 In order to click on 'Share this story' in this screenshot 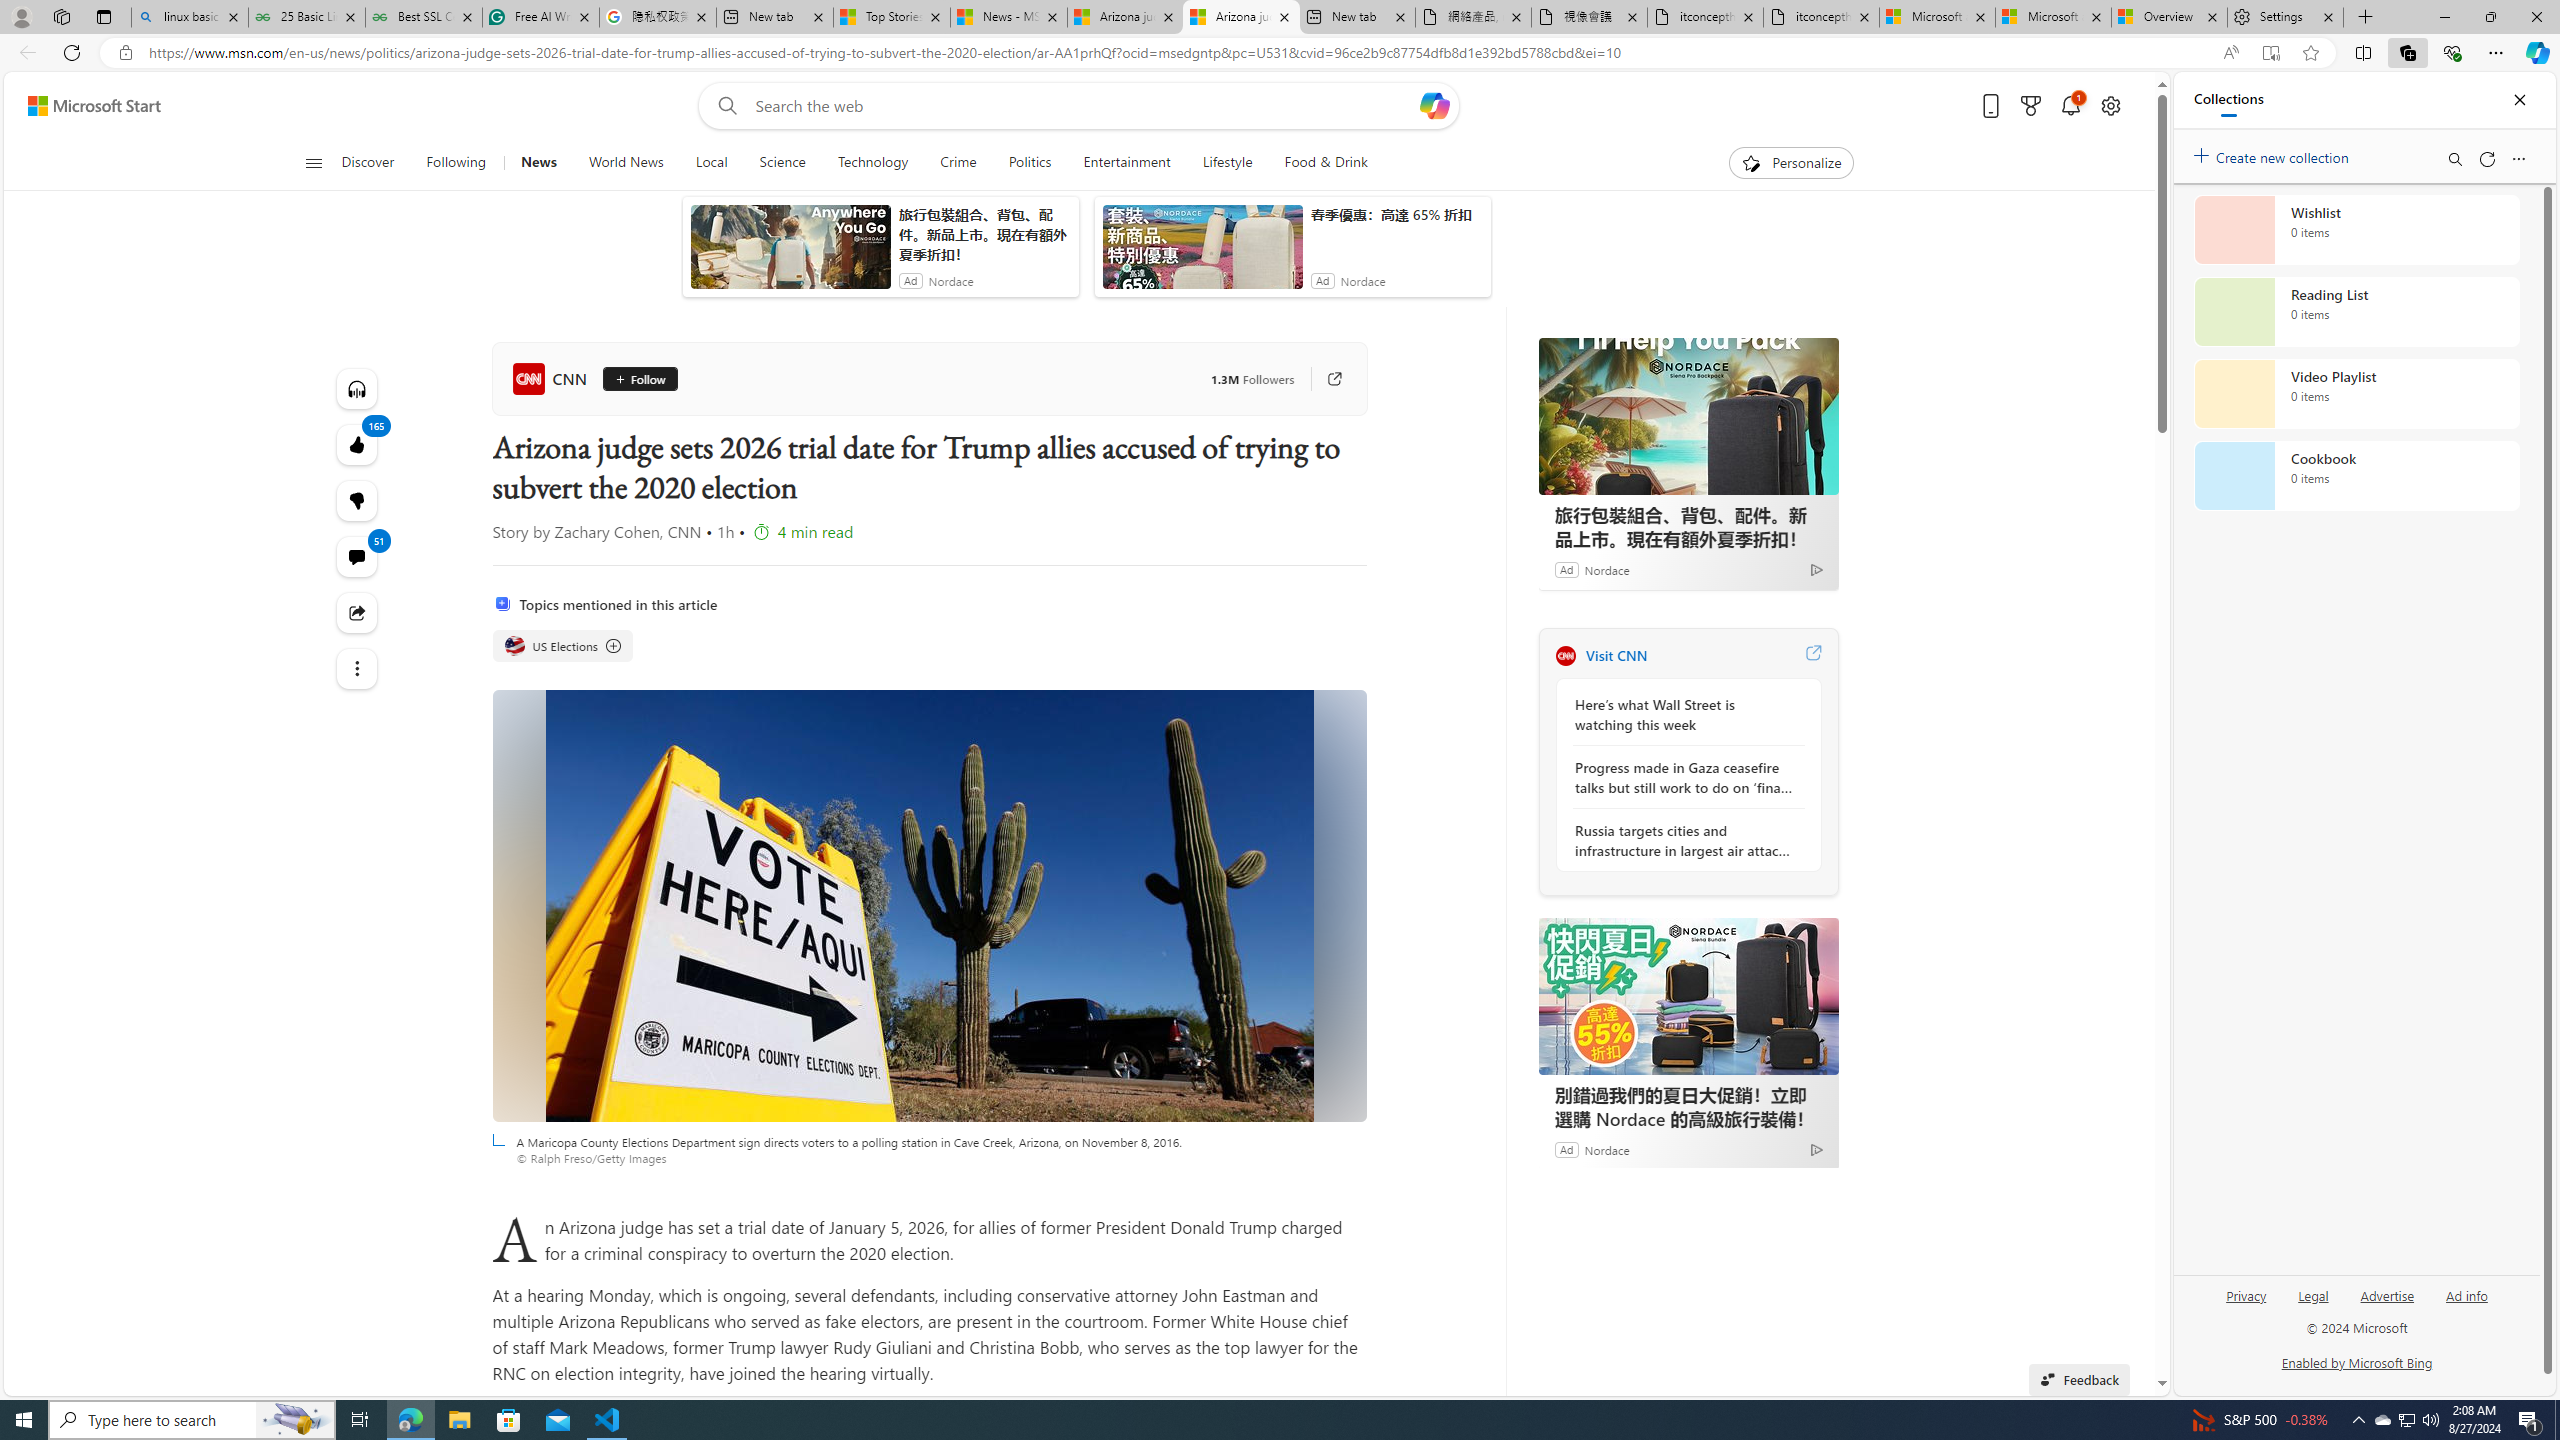, I will do `click(354, 612)`.